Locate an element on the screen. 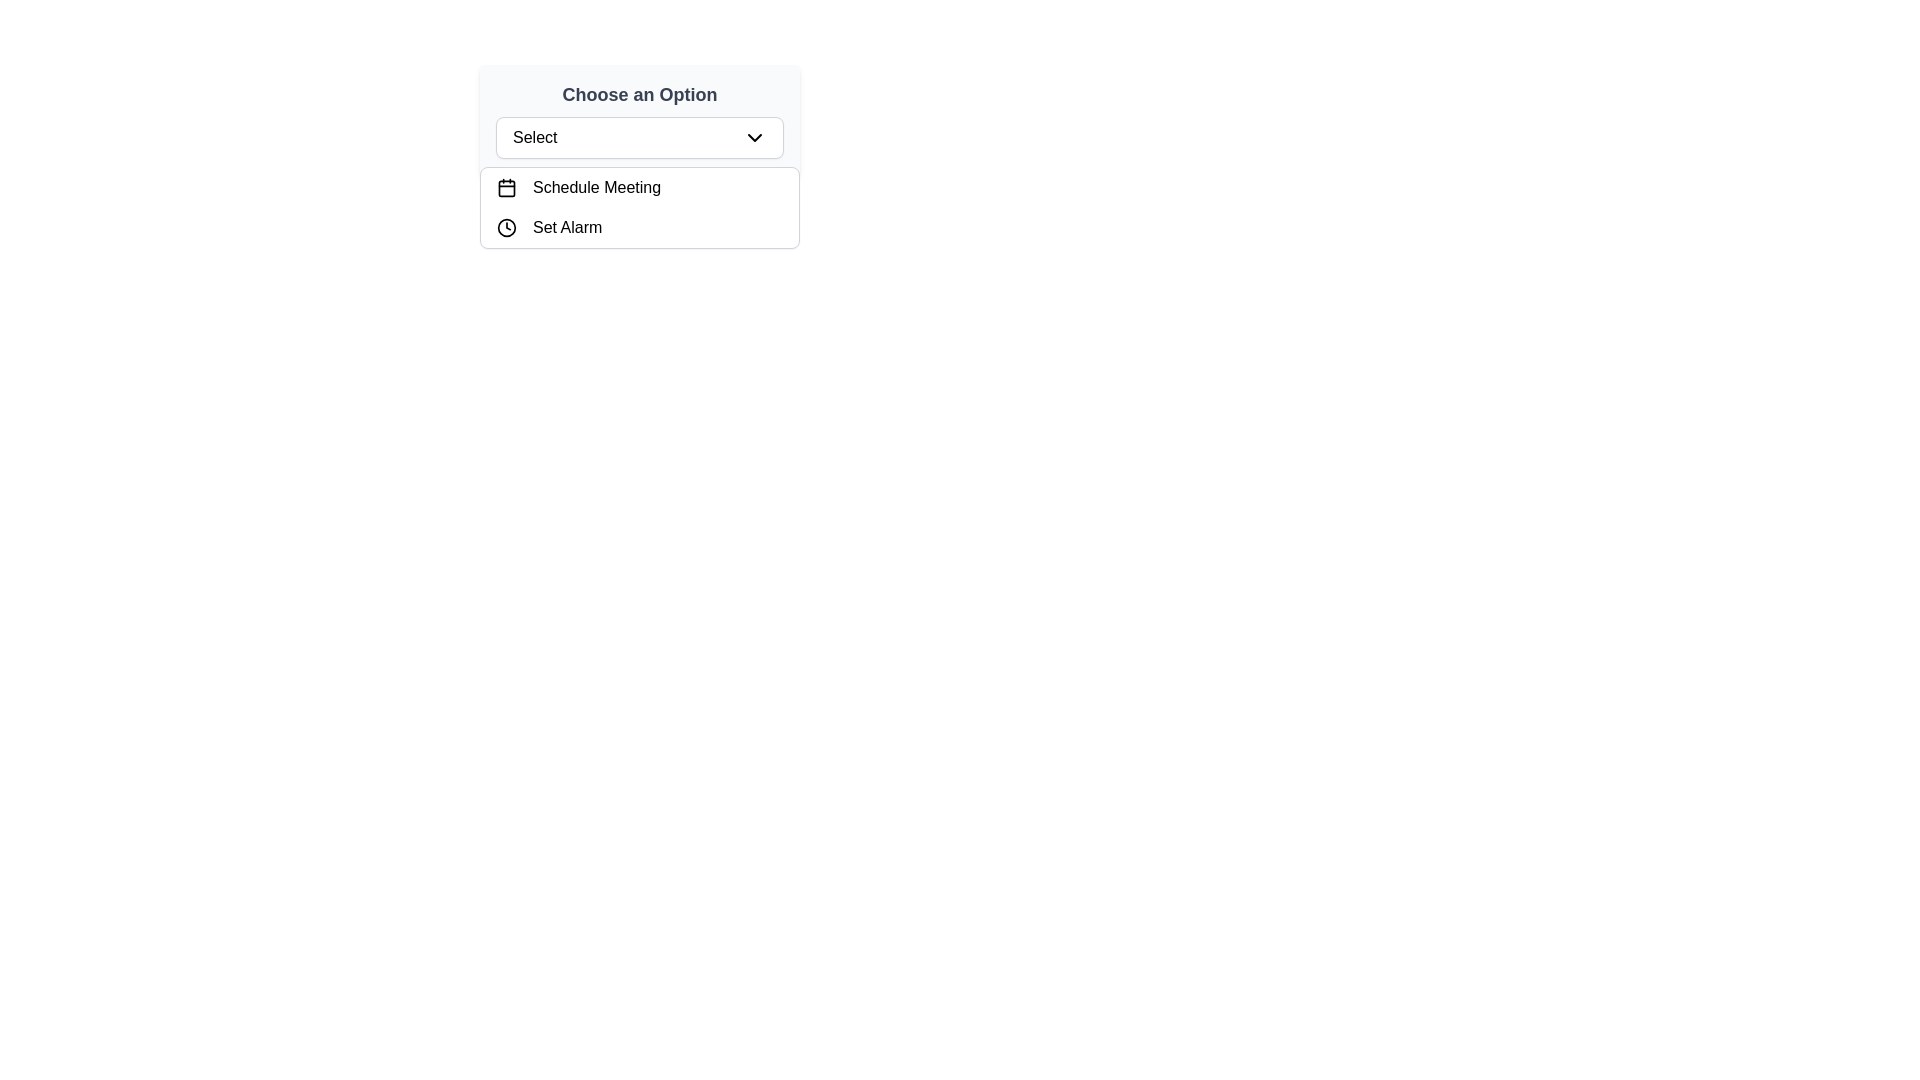 This screenshot has height=1080, width=1920. the circular outline of the clock icon located under the 'Set Alarm' option in the dropdown menu is located at coordinates (507, 226).